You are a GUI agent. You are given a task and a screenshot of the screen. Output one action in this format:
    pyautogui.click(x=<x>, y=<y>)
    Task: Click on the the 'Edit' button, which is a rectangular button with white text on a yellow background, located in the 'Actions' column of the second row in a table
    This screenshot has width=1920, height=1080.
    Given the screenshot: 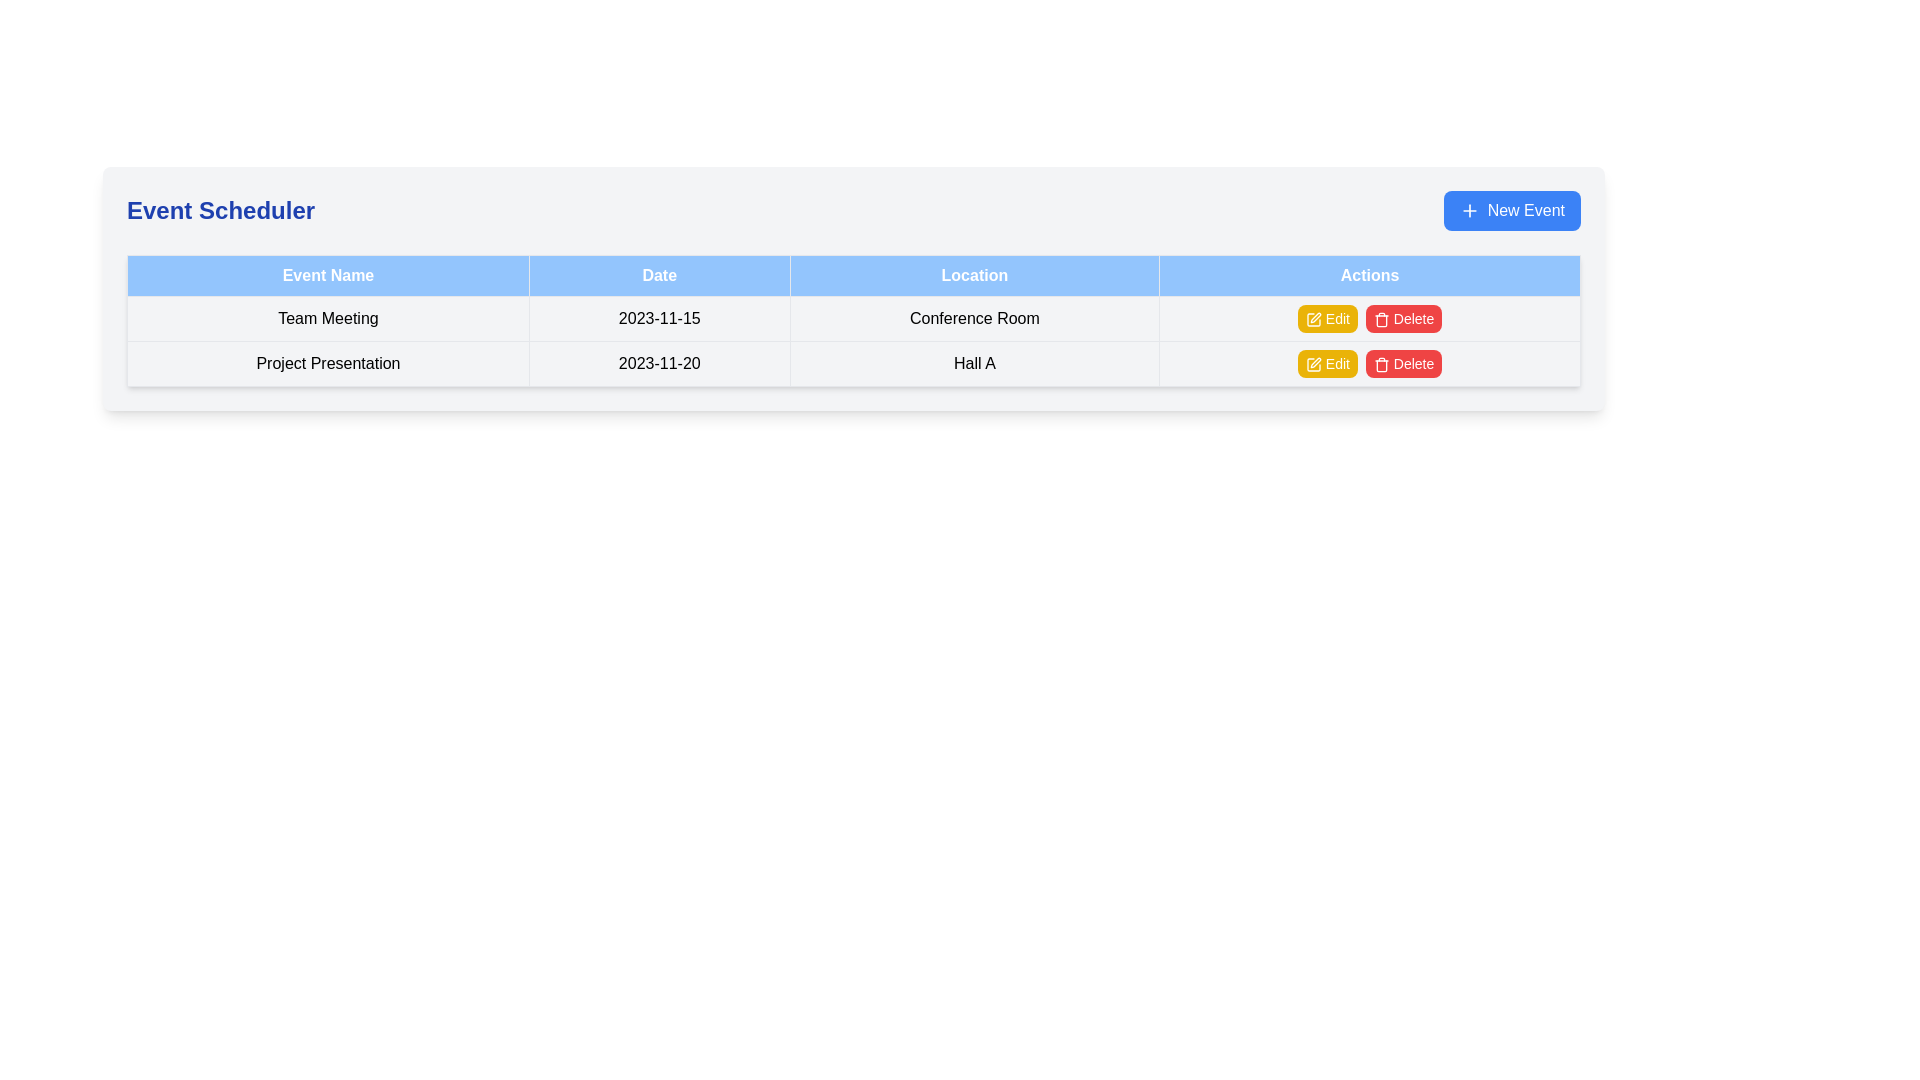 What is the action you would take?
    pyautogui.click(x=1327, y=363)
    